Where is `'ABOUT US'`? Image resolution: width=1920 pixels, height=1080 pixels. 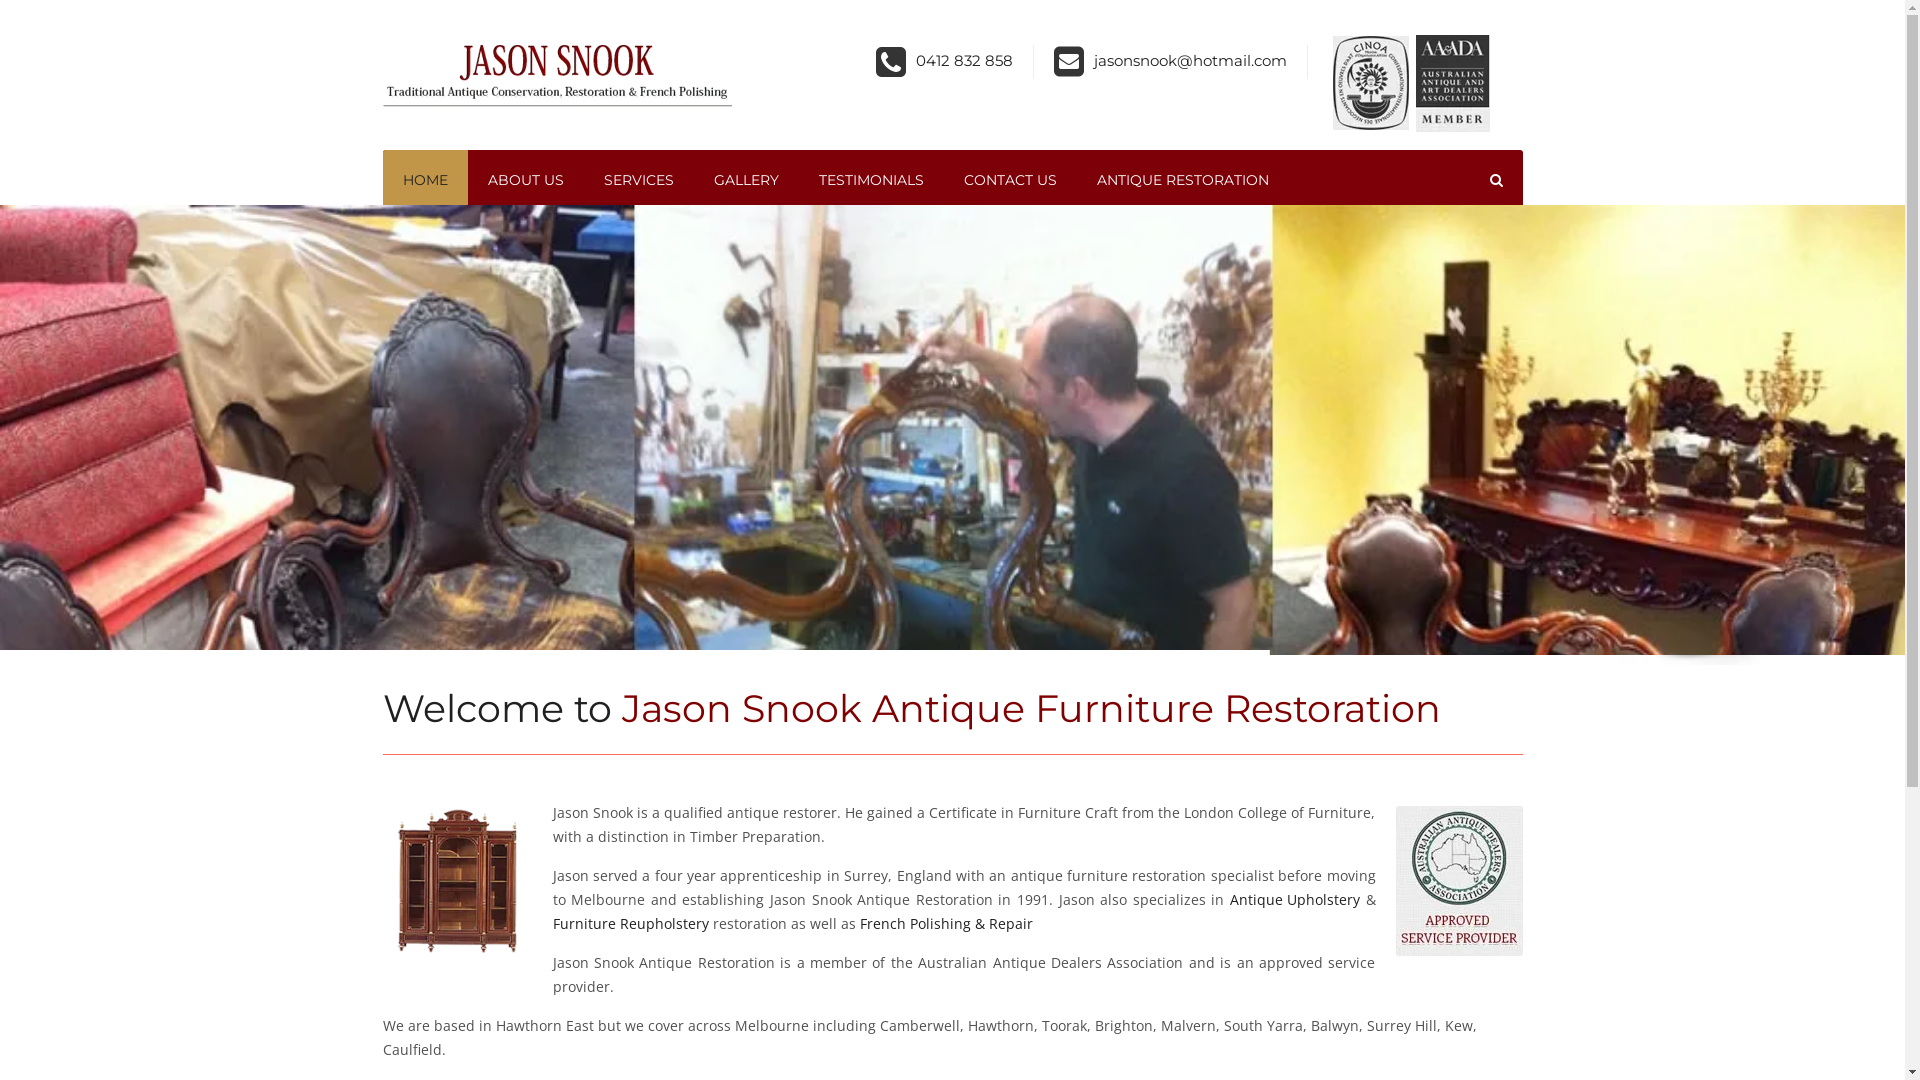
'ABOUT US' is located at coordinates (526, 180).